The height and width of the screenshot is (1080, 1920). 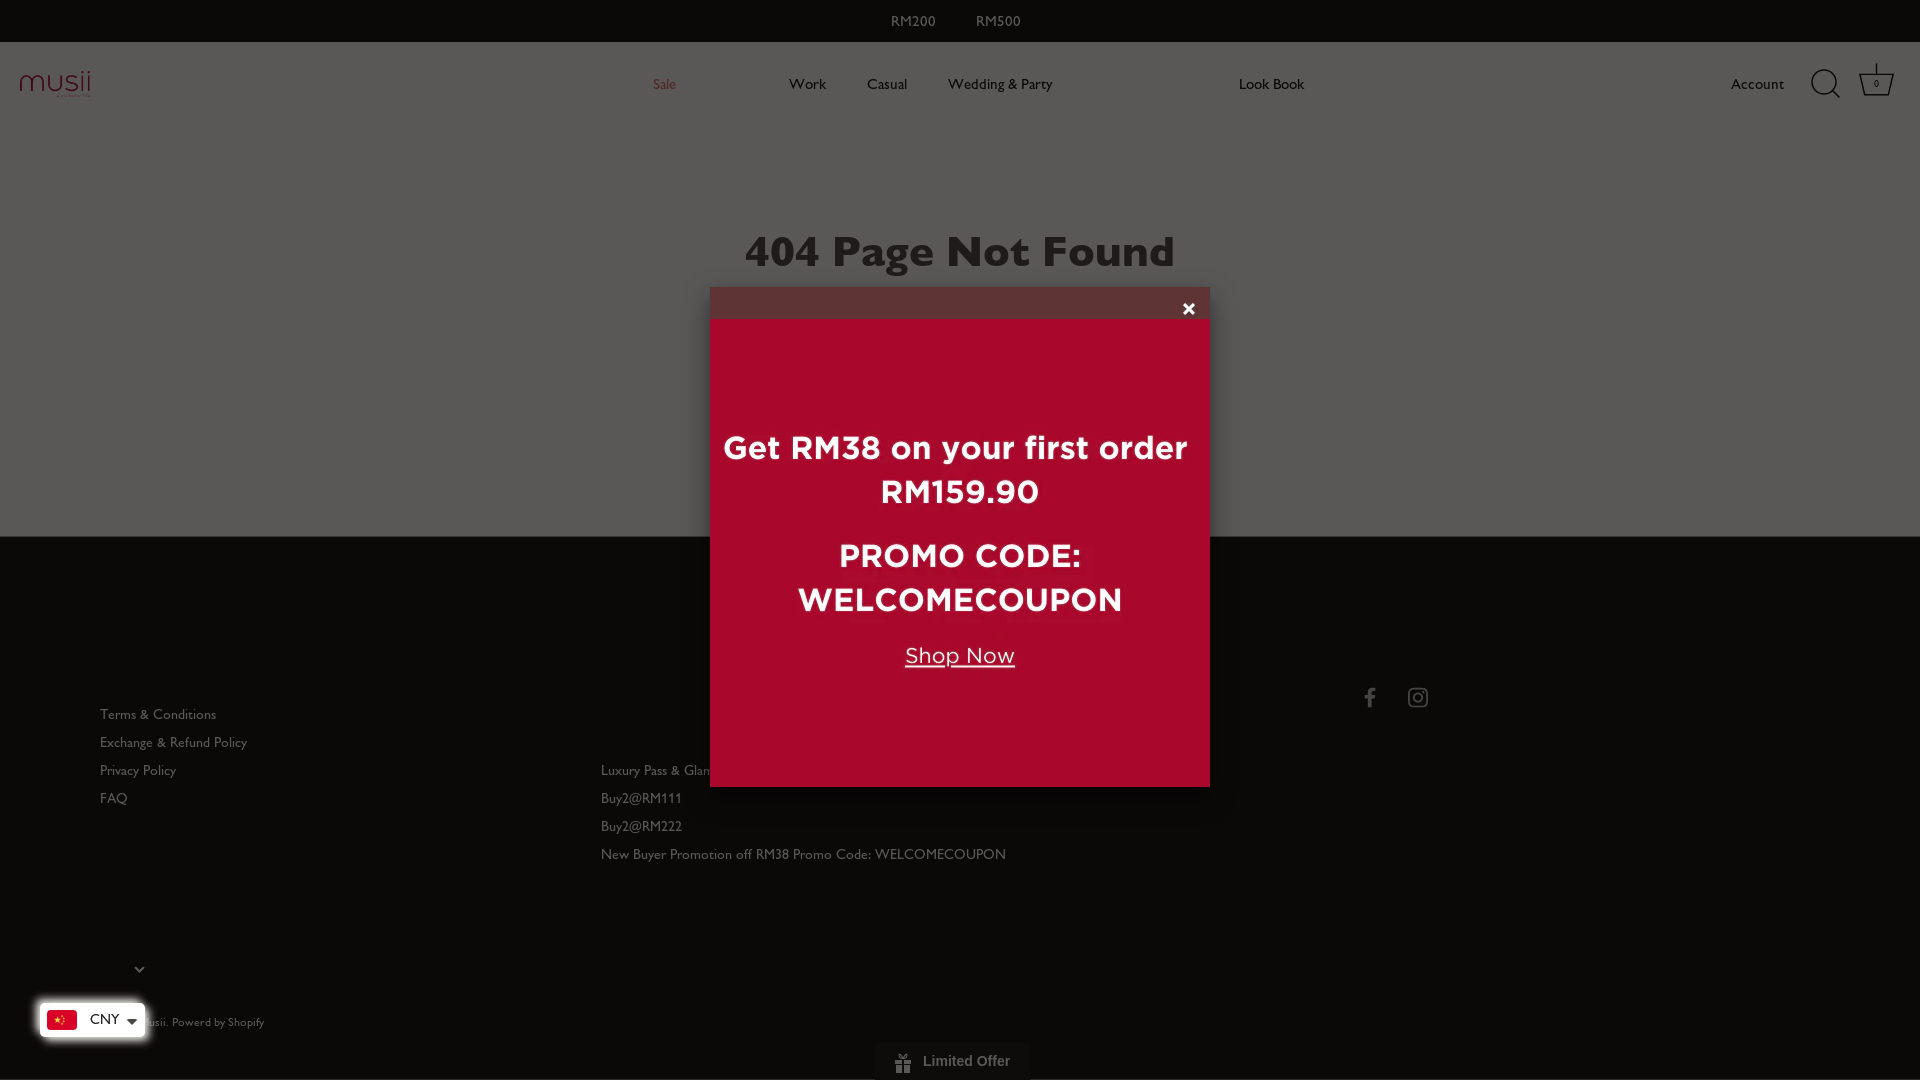 I want to click on 'Exchange & Refund Policy', so click(x=173, y=742).